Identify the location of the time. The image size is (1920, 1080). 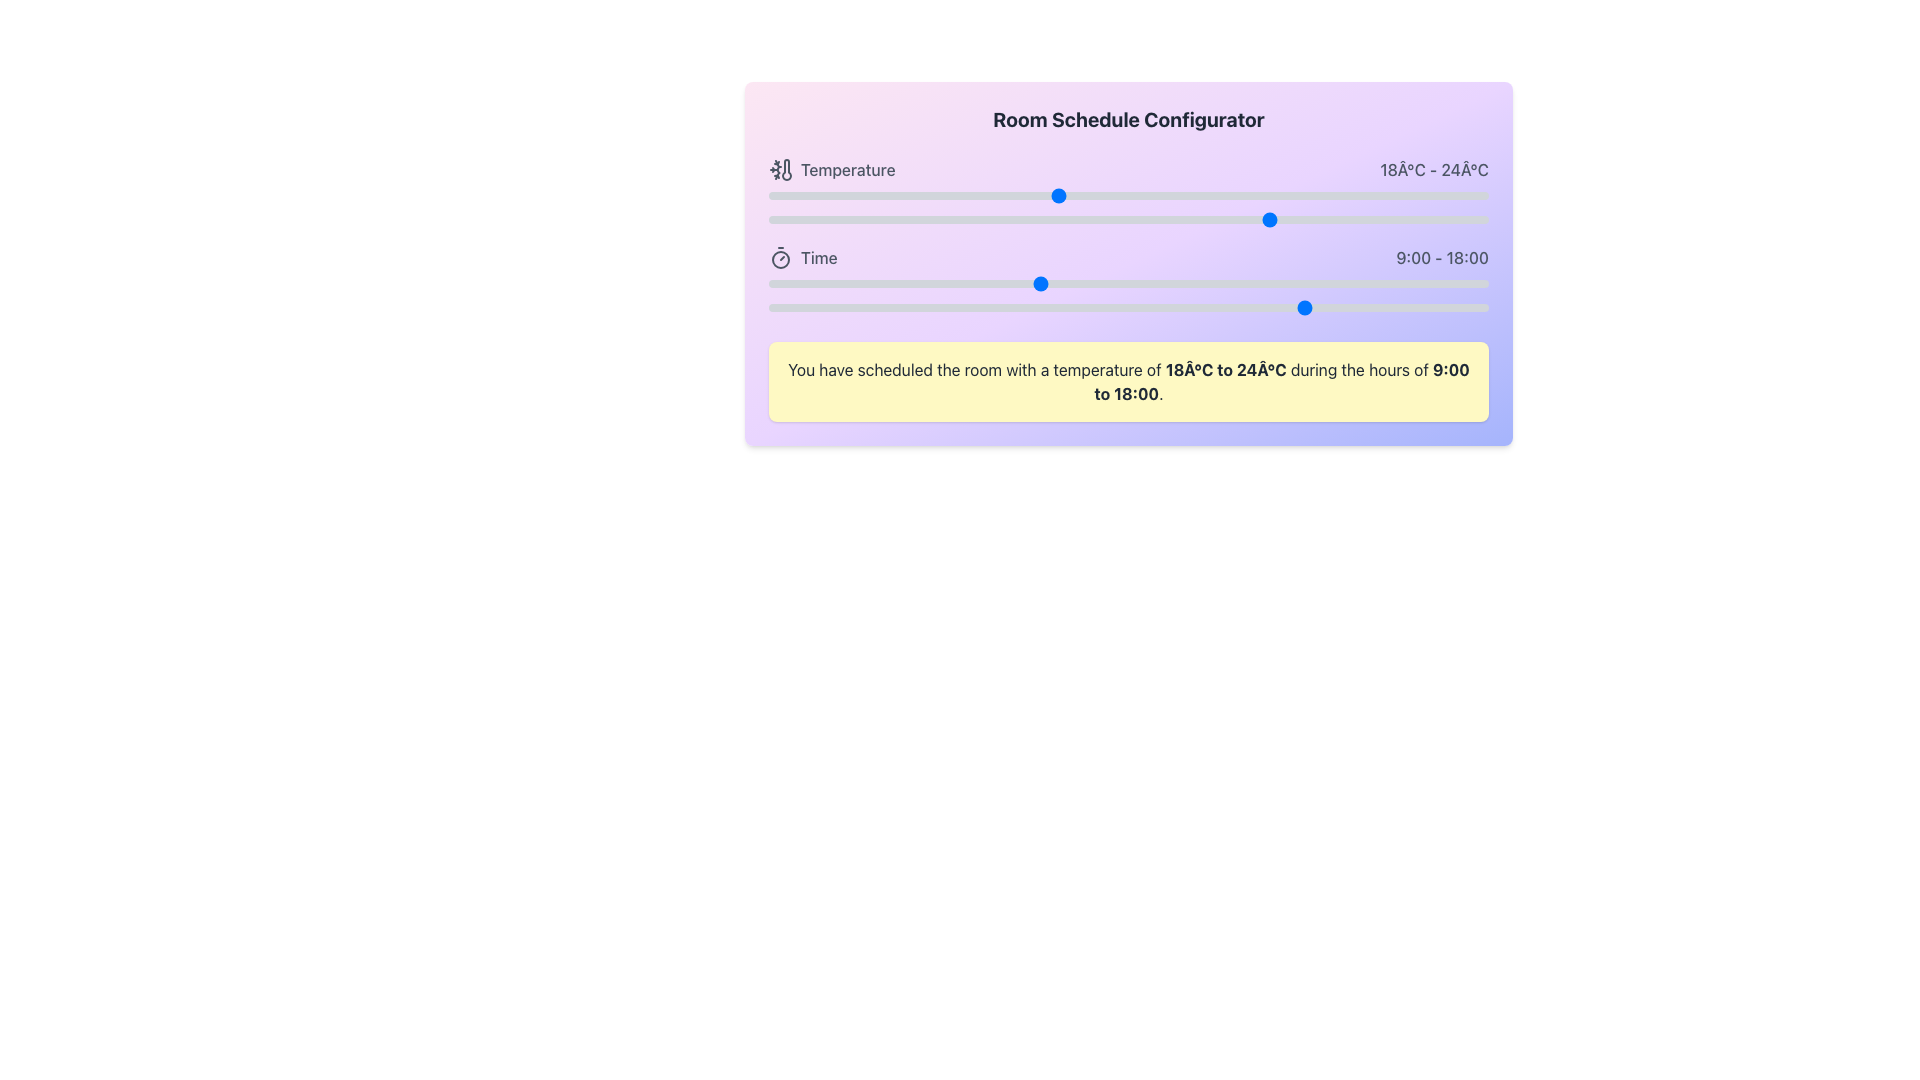
(887, 308).